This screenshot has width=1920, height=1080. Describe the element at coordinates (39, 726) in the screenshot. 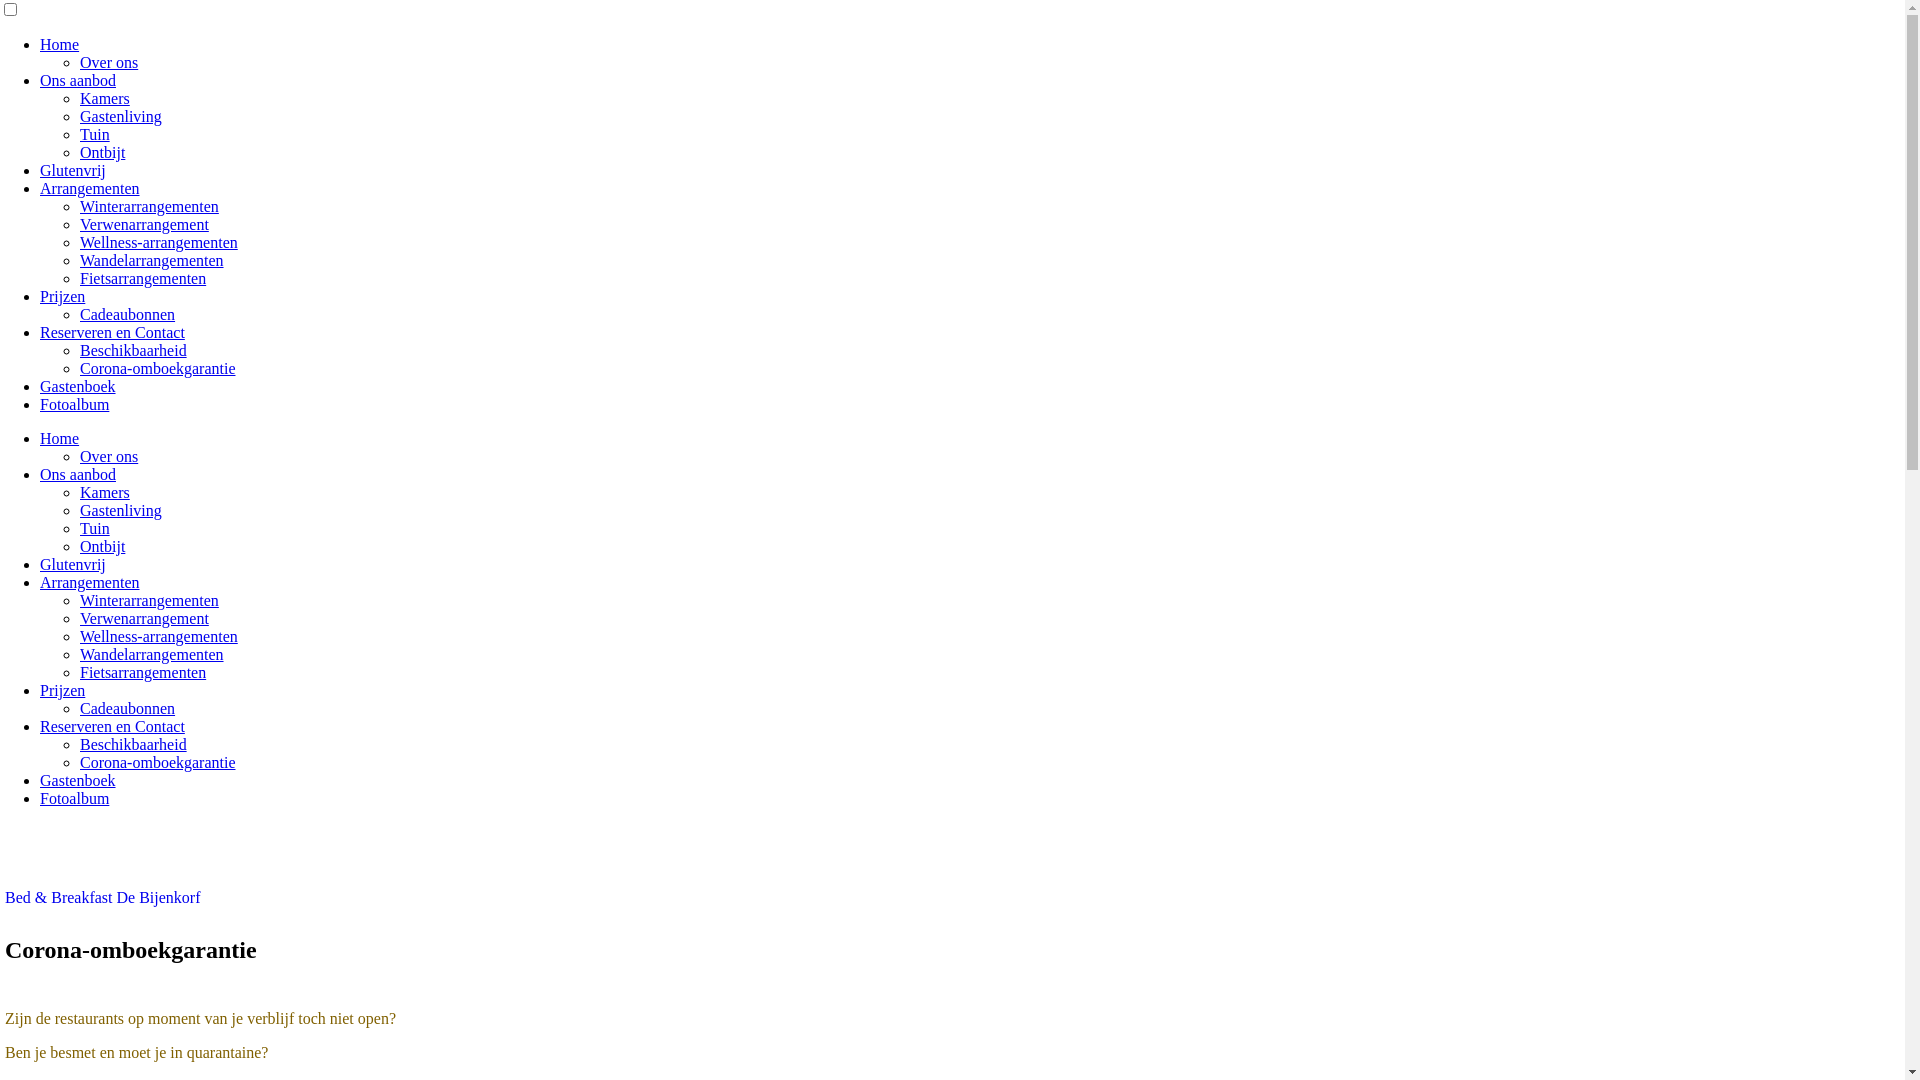

I see `'Reserveren en Contact'` at that location.